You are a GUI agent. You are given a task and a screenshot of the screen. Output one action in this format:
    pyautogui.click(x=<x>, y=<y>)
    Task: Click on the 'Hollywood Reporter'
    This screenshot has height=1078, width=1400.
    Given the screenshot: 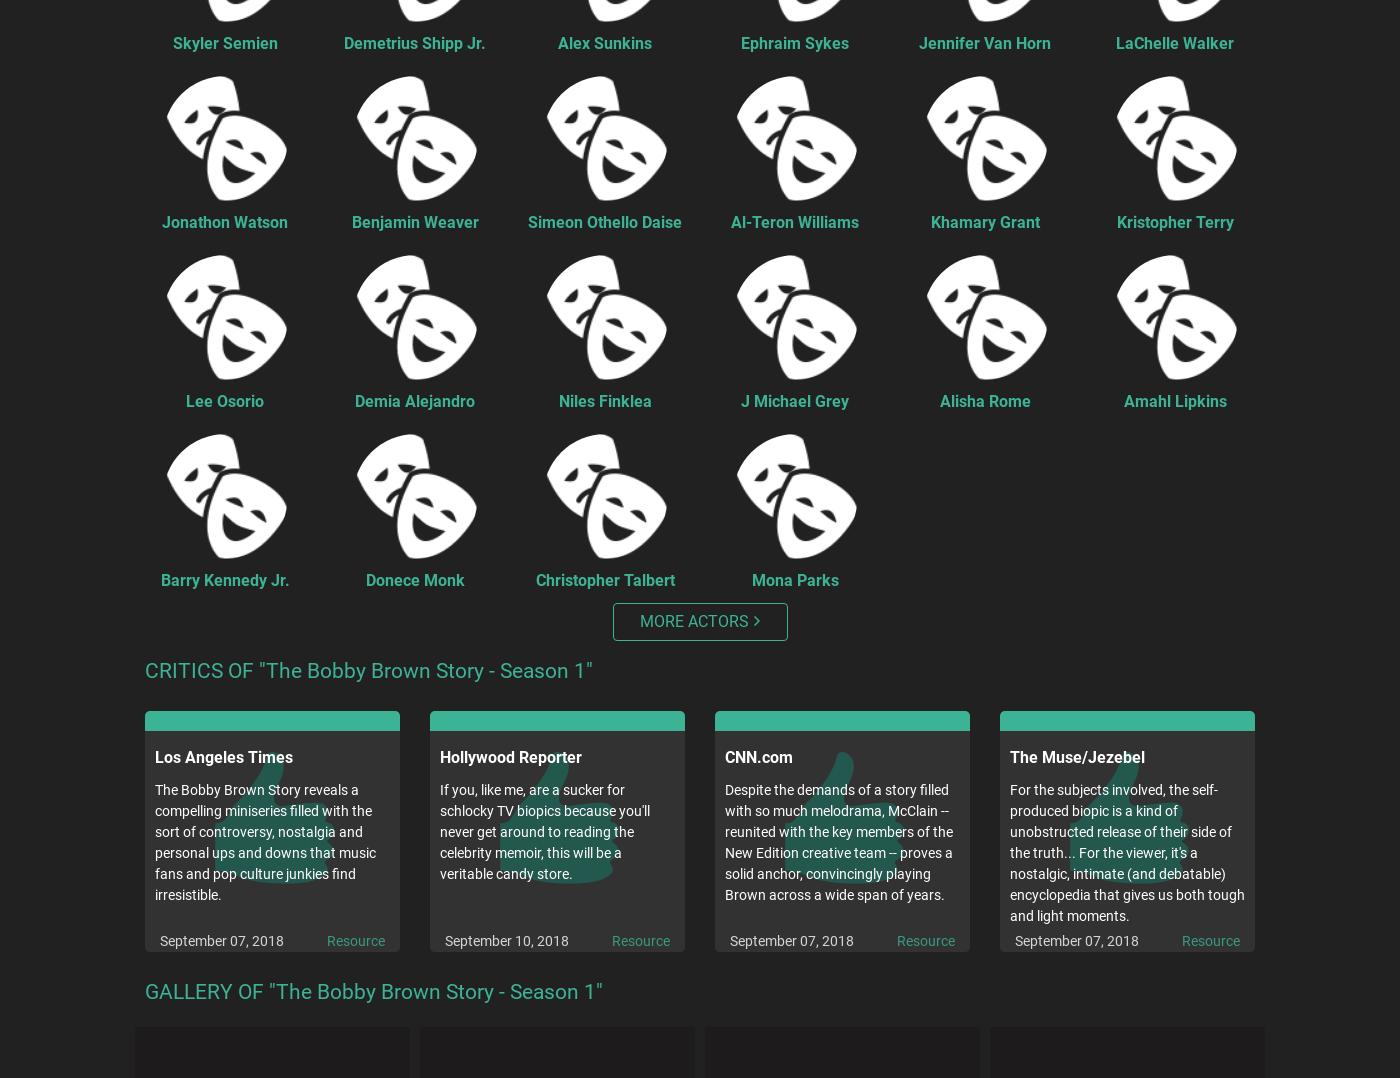 What is the action you would take?
    pyautogui.click(x=511, y=757)
    